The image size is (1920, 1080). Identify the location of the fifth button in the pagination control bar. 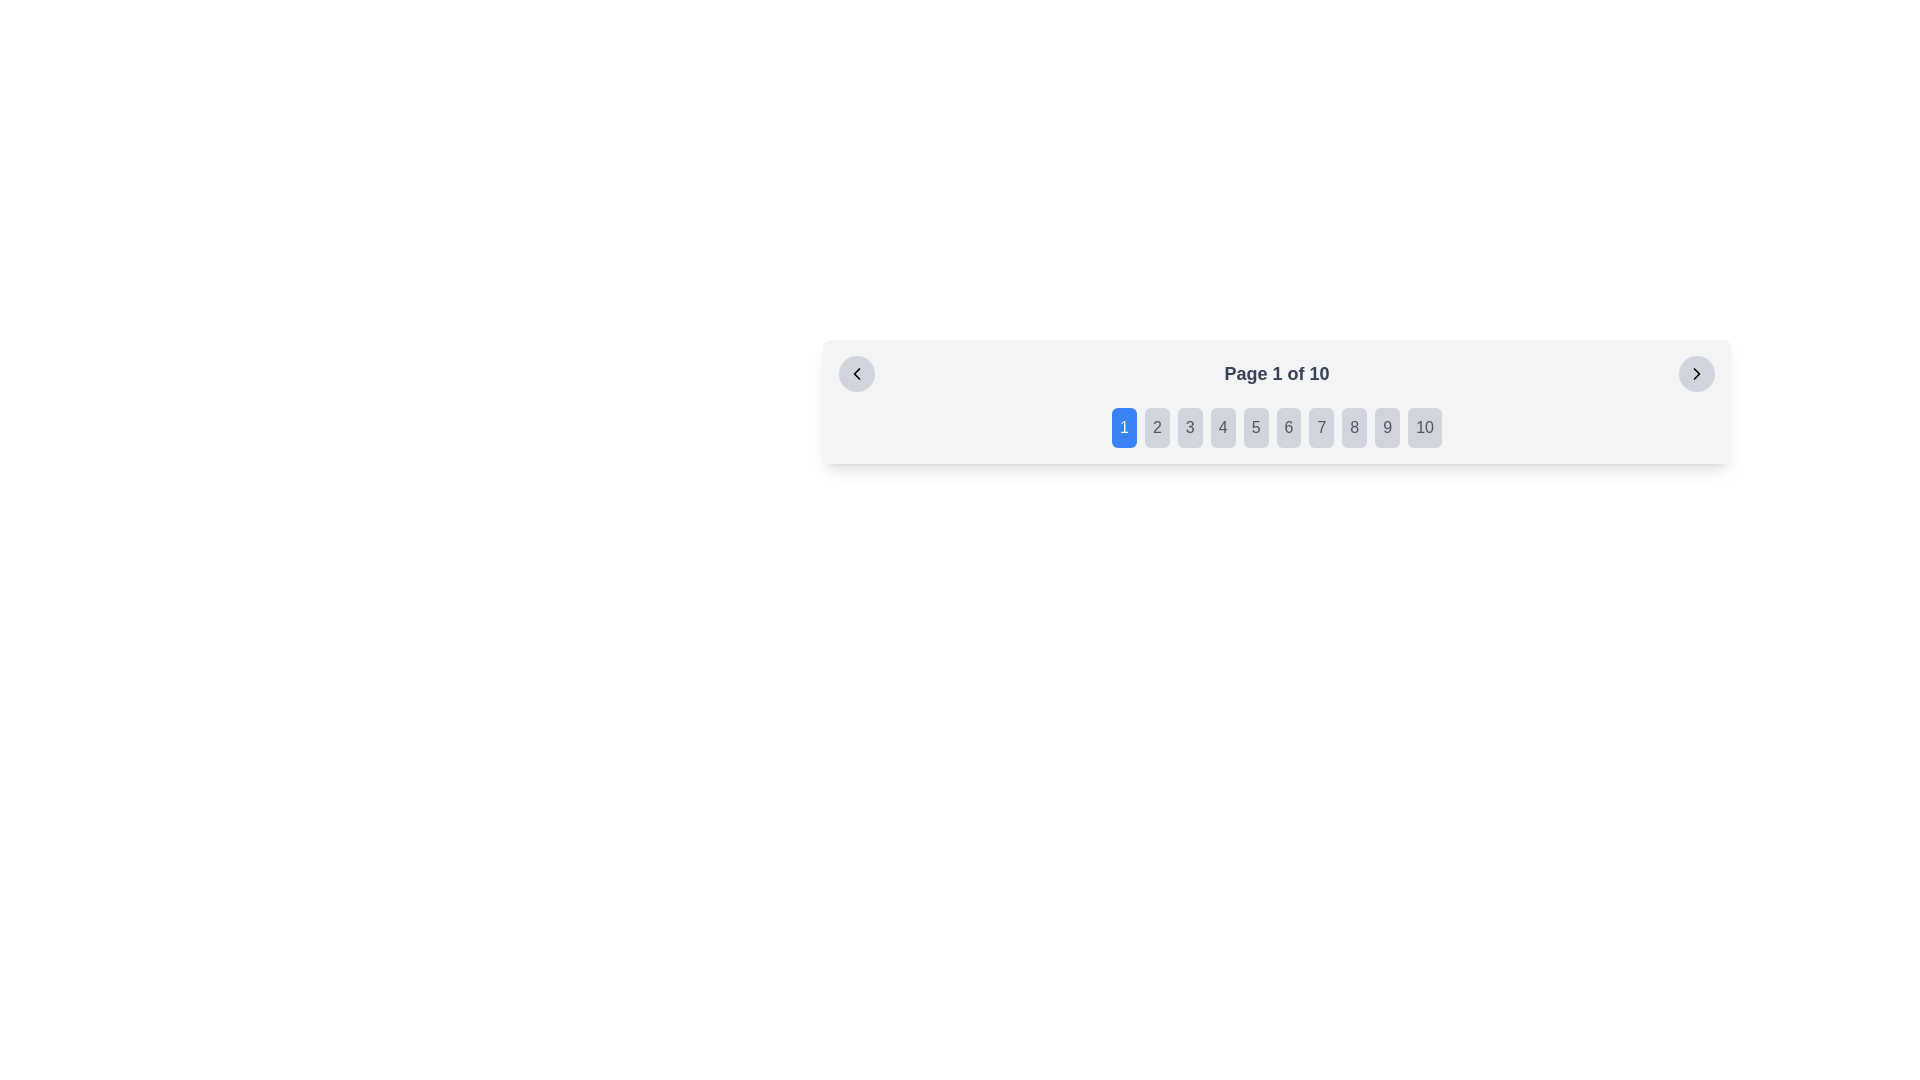
(1255, 427).